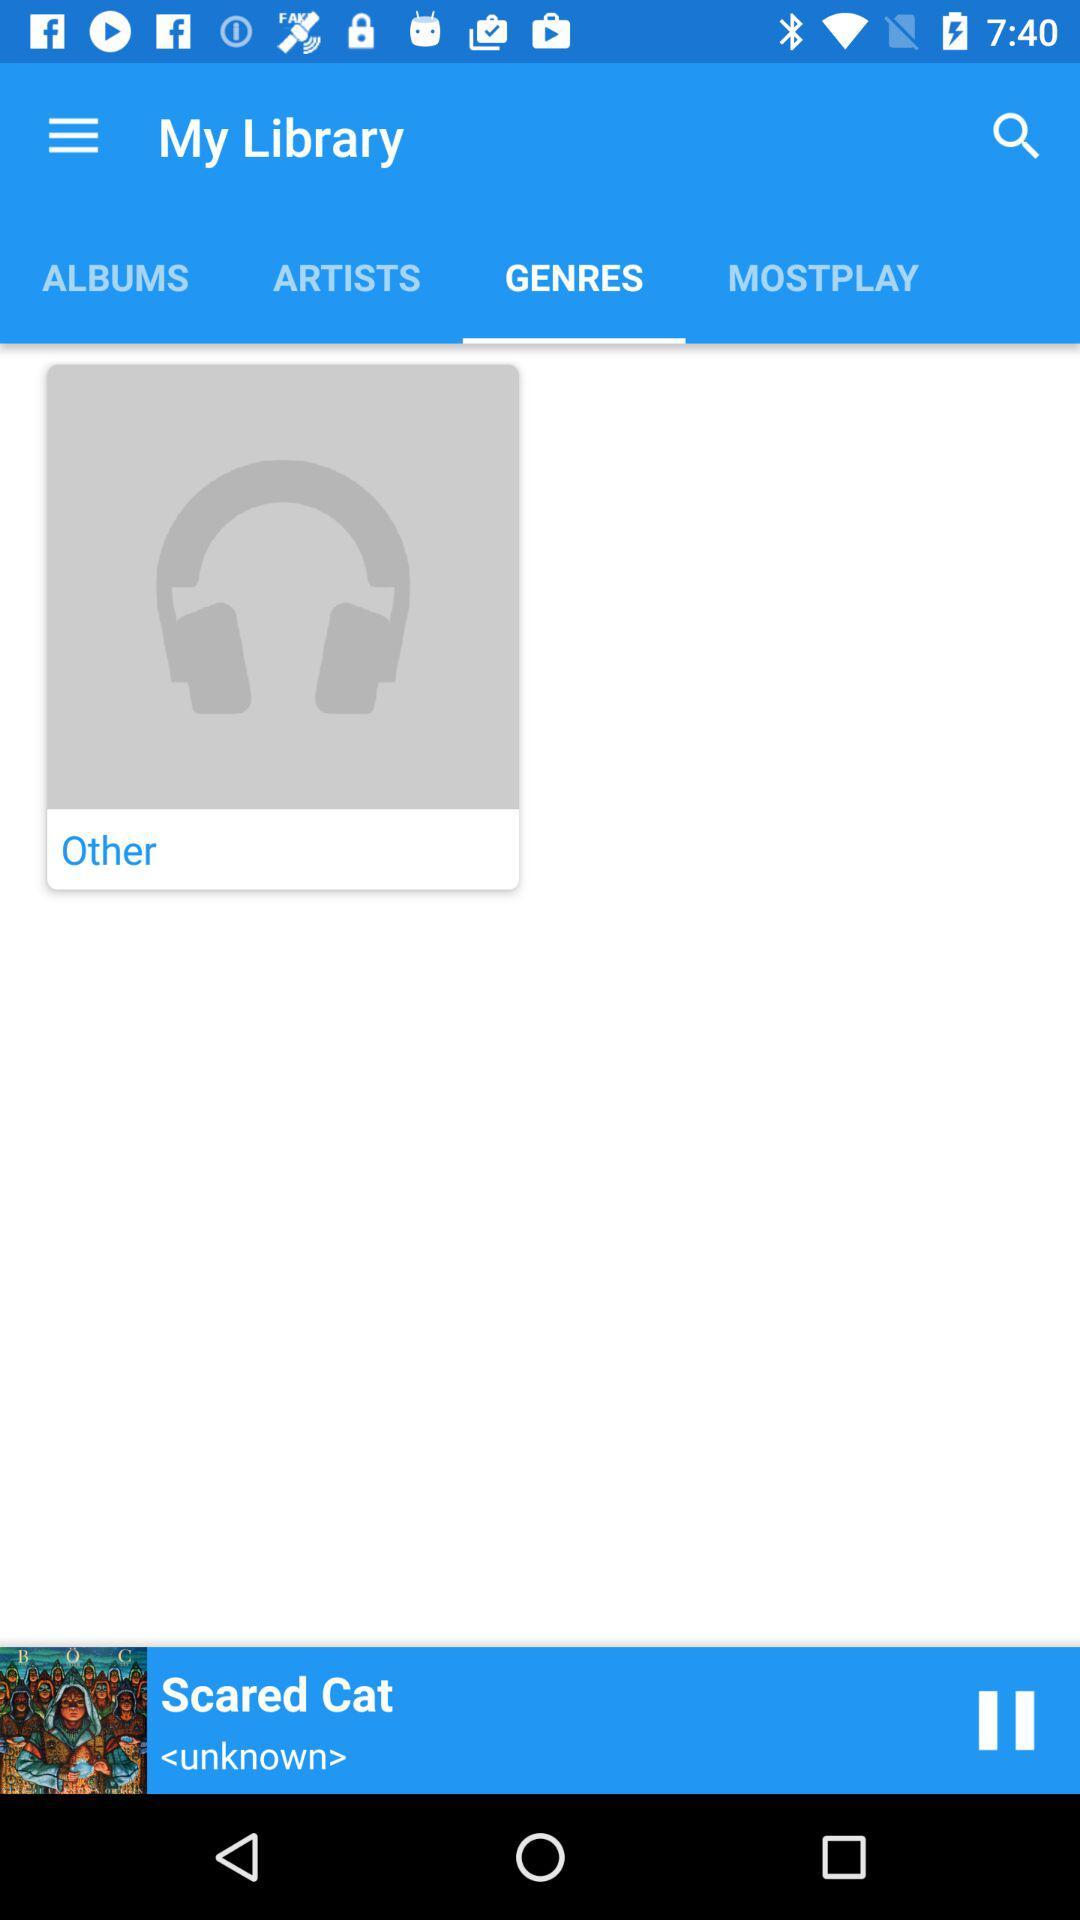 Image resolution: width=1080 pixels, height=1920 pixels. I want to click on app above albums item, so click(72, 135).